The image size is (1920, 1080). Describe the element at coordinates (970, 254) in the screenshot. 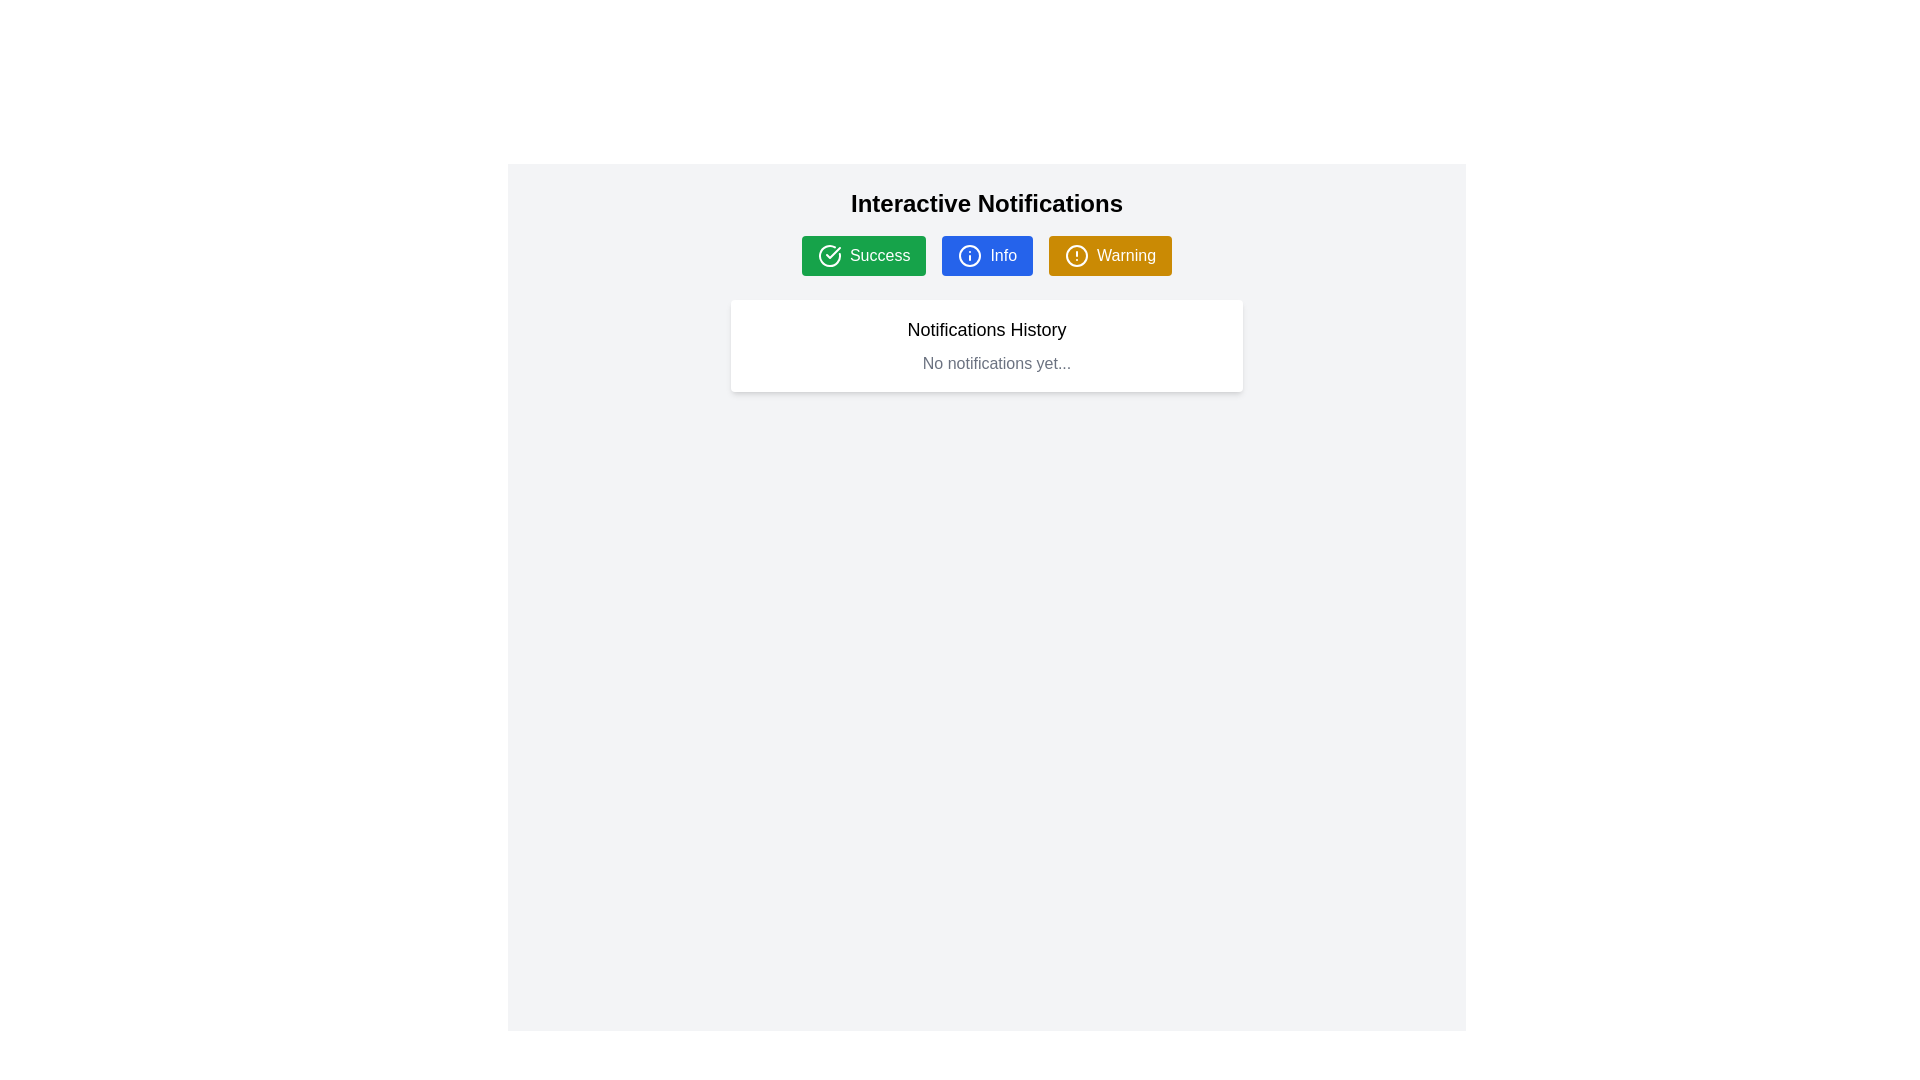

I see `the SVG Icon associated with the 'Info' button, located in the button group under 'Interactive Notifications'` at that location.